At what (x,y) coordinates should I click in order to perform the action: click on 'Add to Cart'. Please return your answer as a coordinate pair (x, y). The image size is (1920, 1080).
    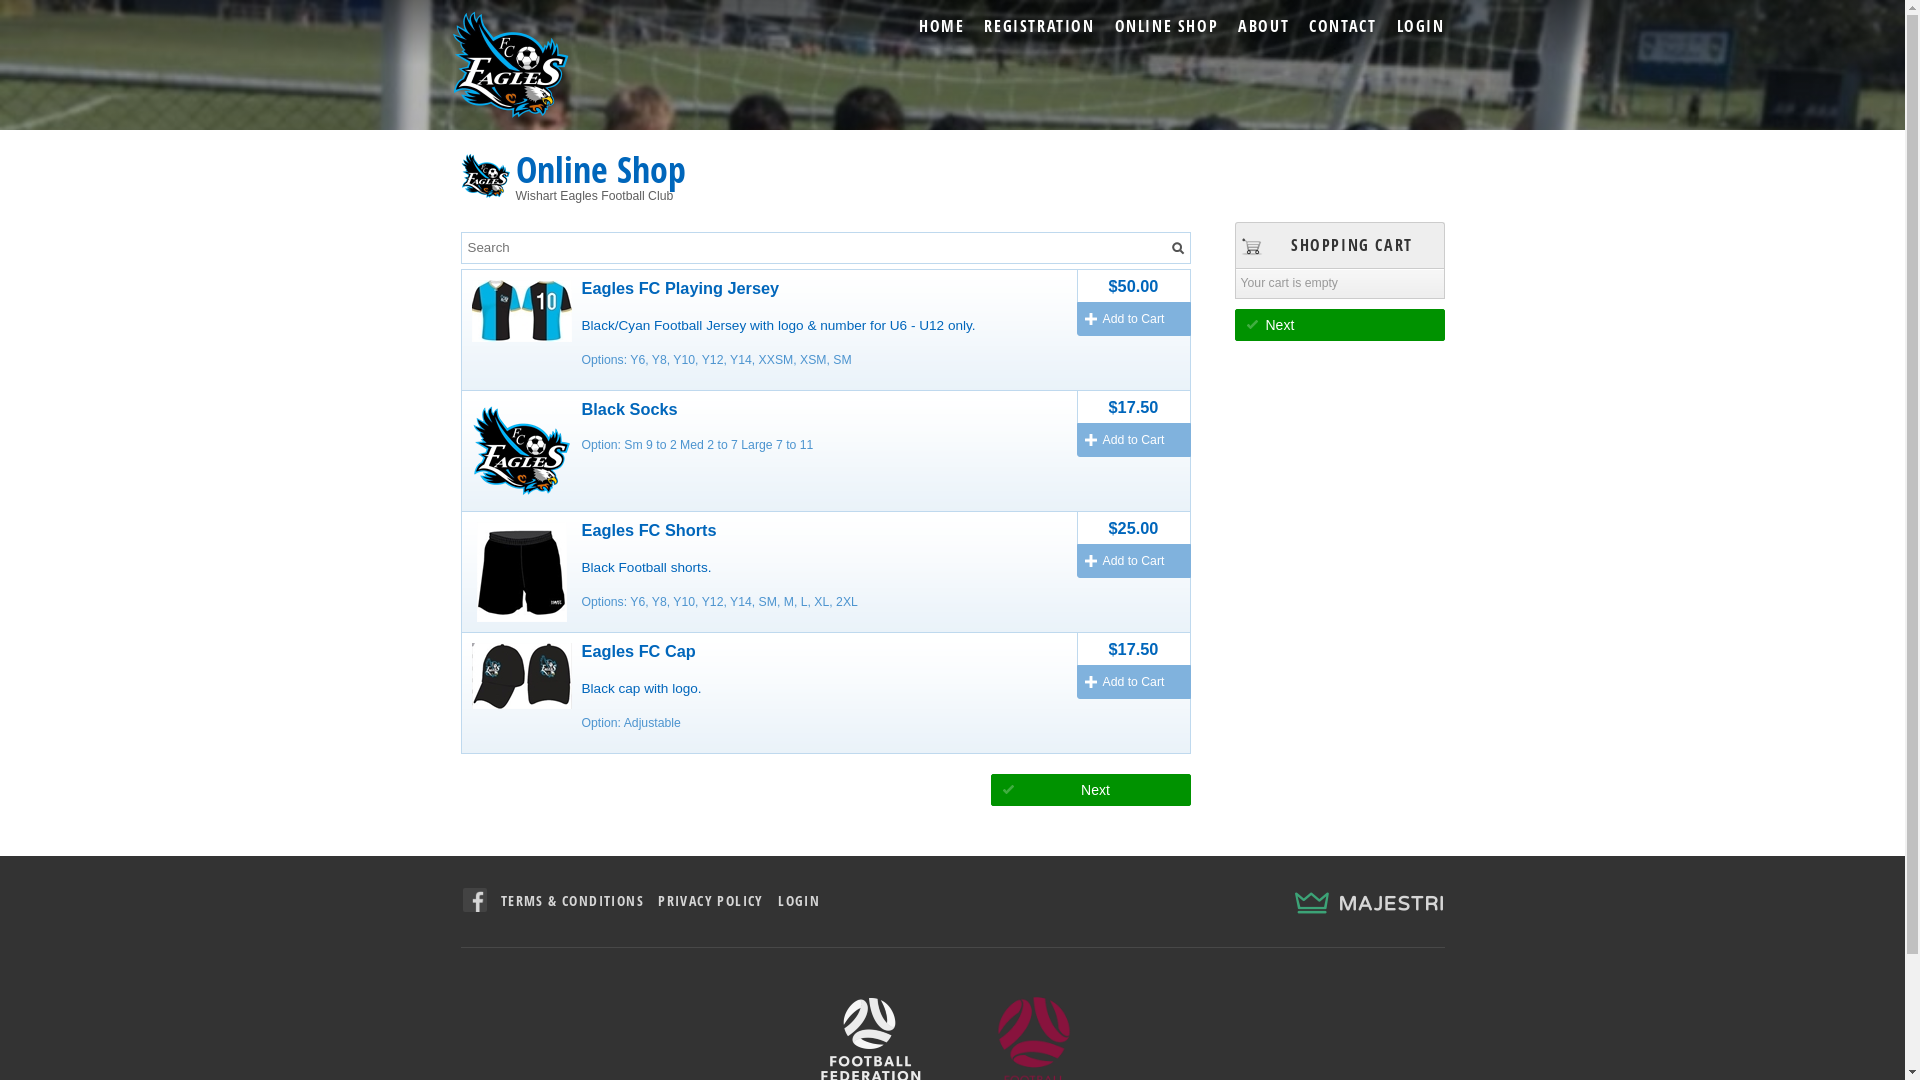
    Looking at the image, I should click on (1132, 560).